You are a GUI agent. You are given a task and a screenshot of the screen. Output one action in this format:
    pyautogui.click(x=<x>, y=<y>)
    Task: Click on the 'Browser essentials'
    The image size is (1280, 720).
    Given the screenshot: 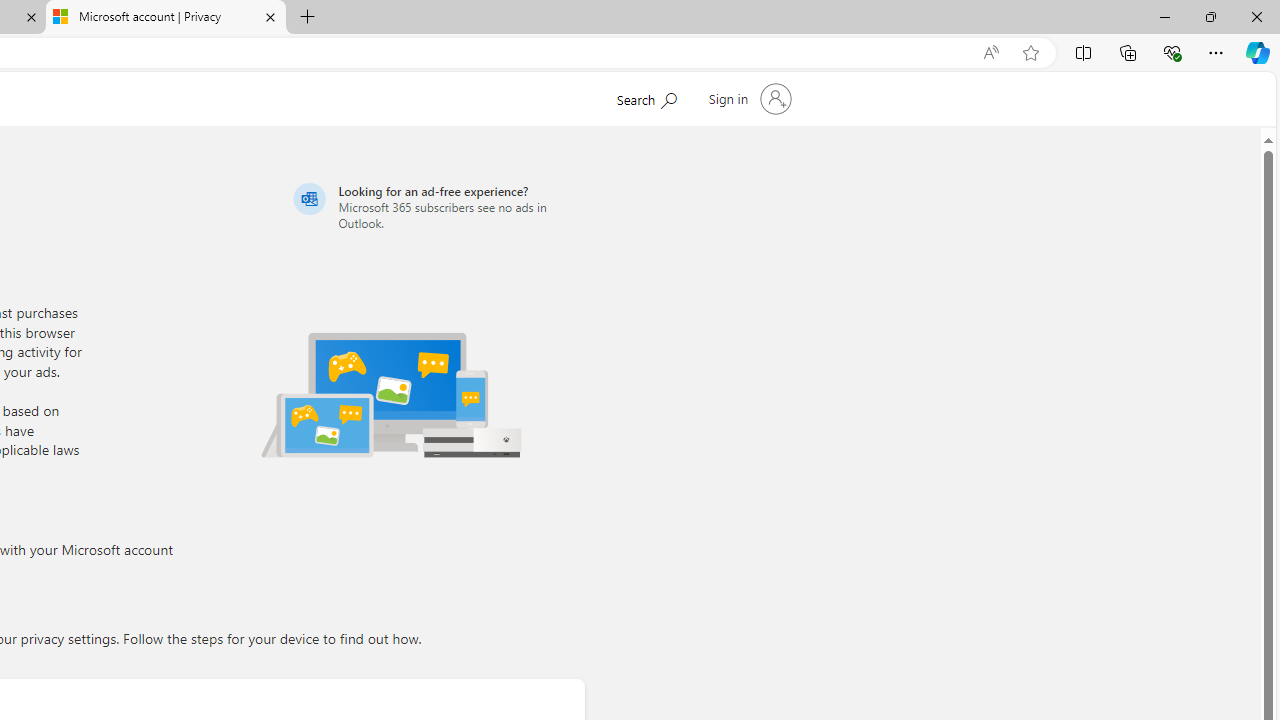 What is the action you would take?
    pyautogui.click(x=1171, y=51)
    